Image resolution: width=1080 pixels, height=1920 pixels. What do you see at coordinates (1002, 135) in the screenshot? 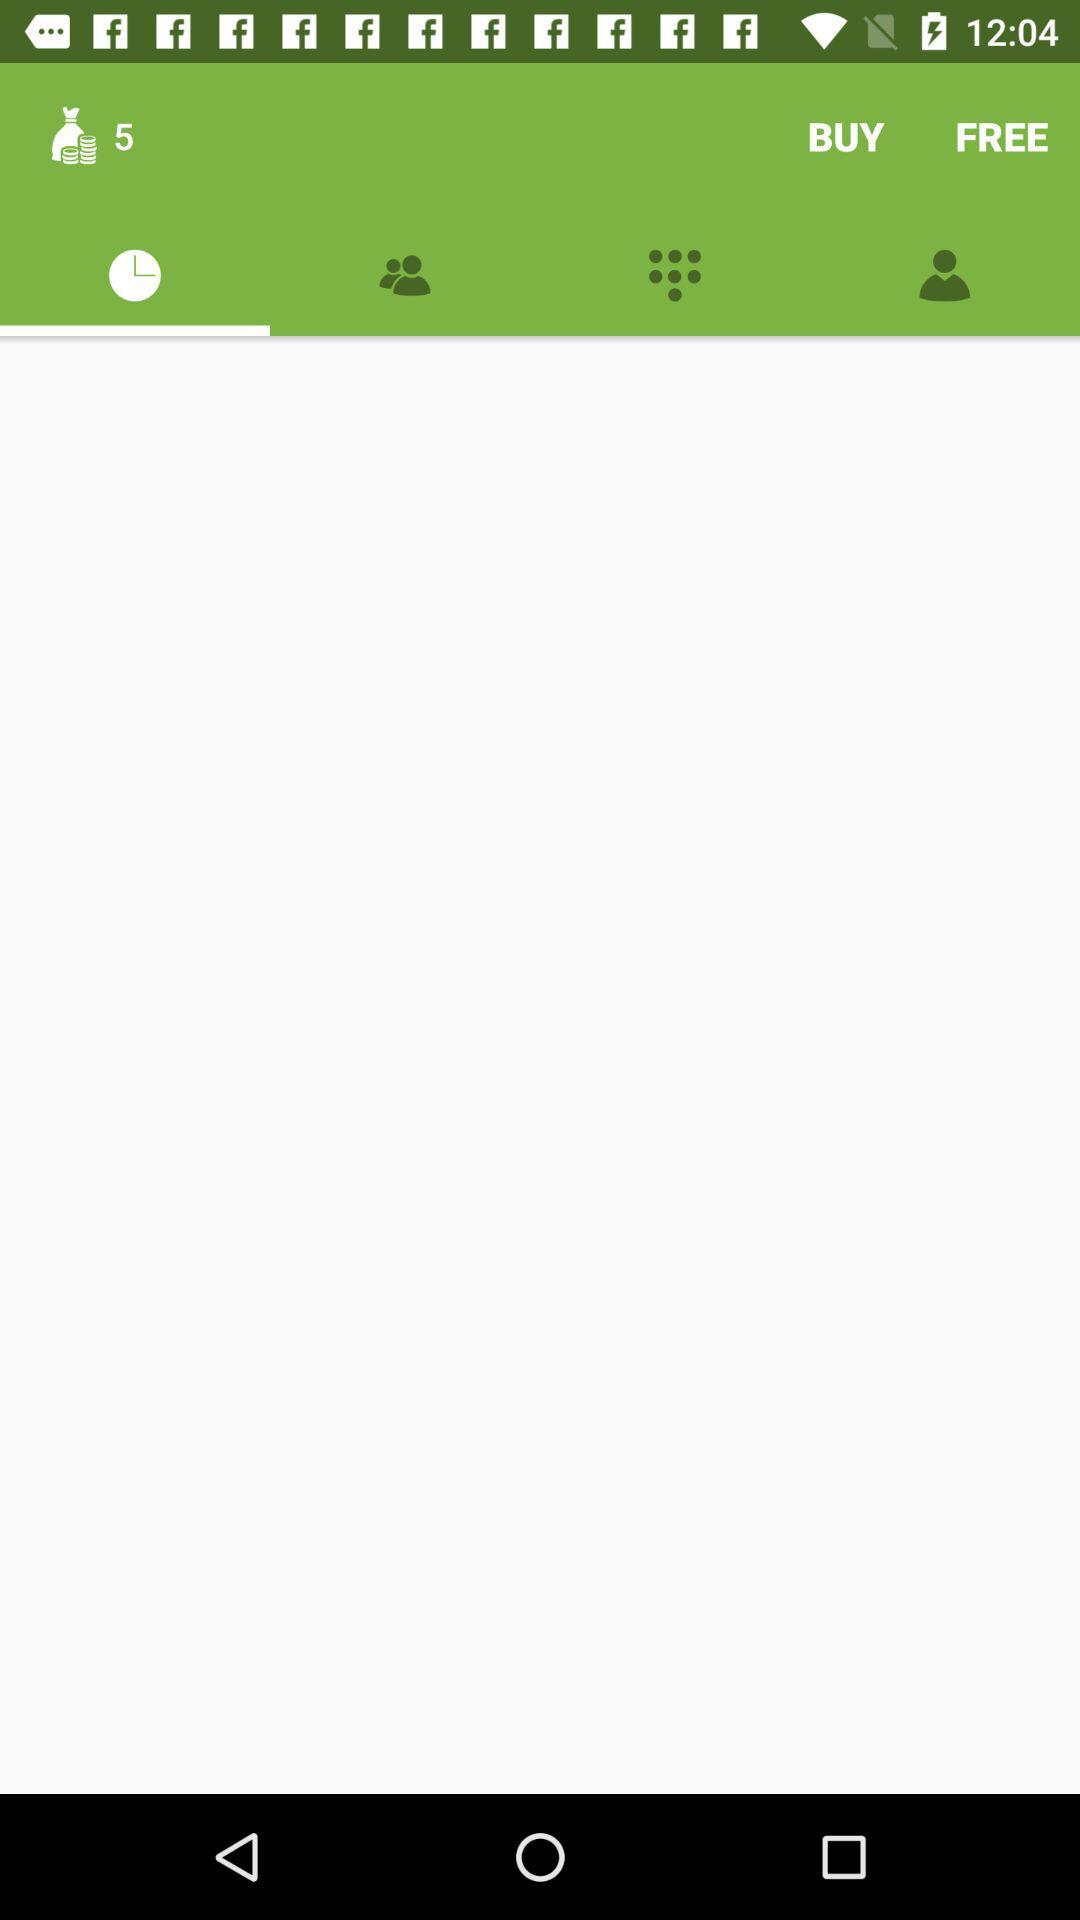
I see `the icon to the right of the buy item` at bounding box center [1002, 135].